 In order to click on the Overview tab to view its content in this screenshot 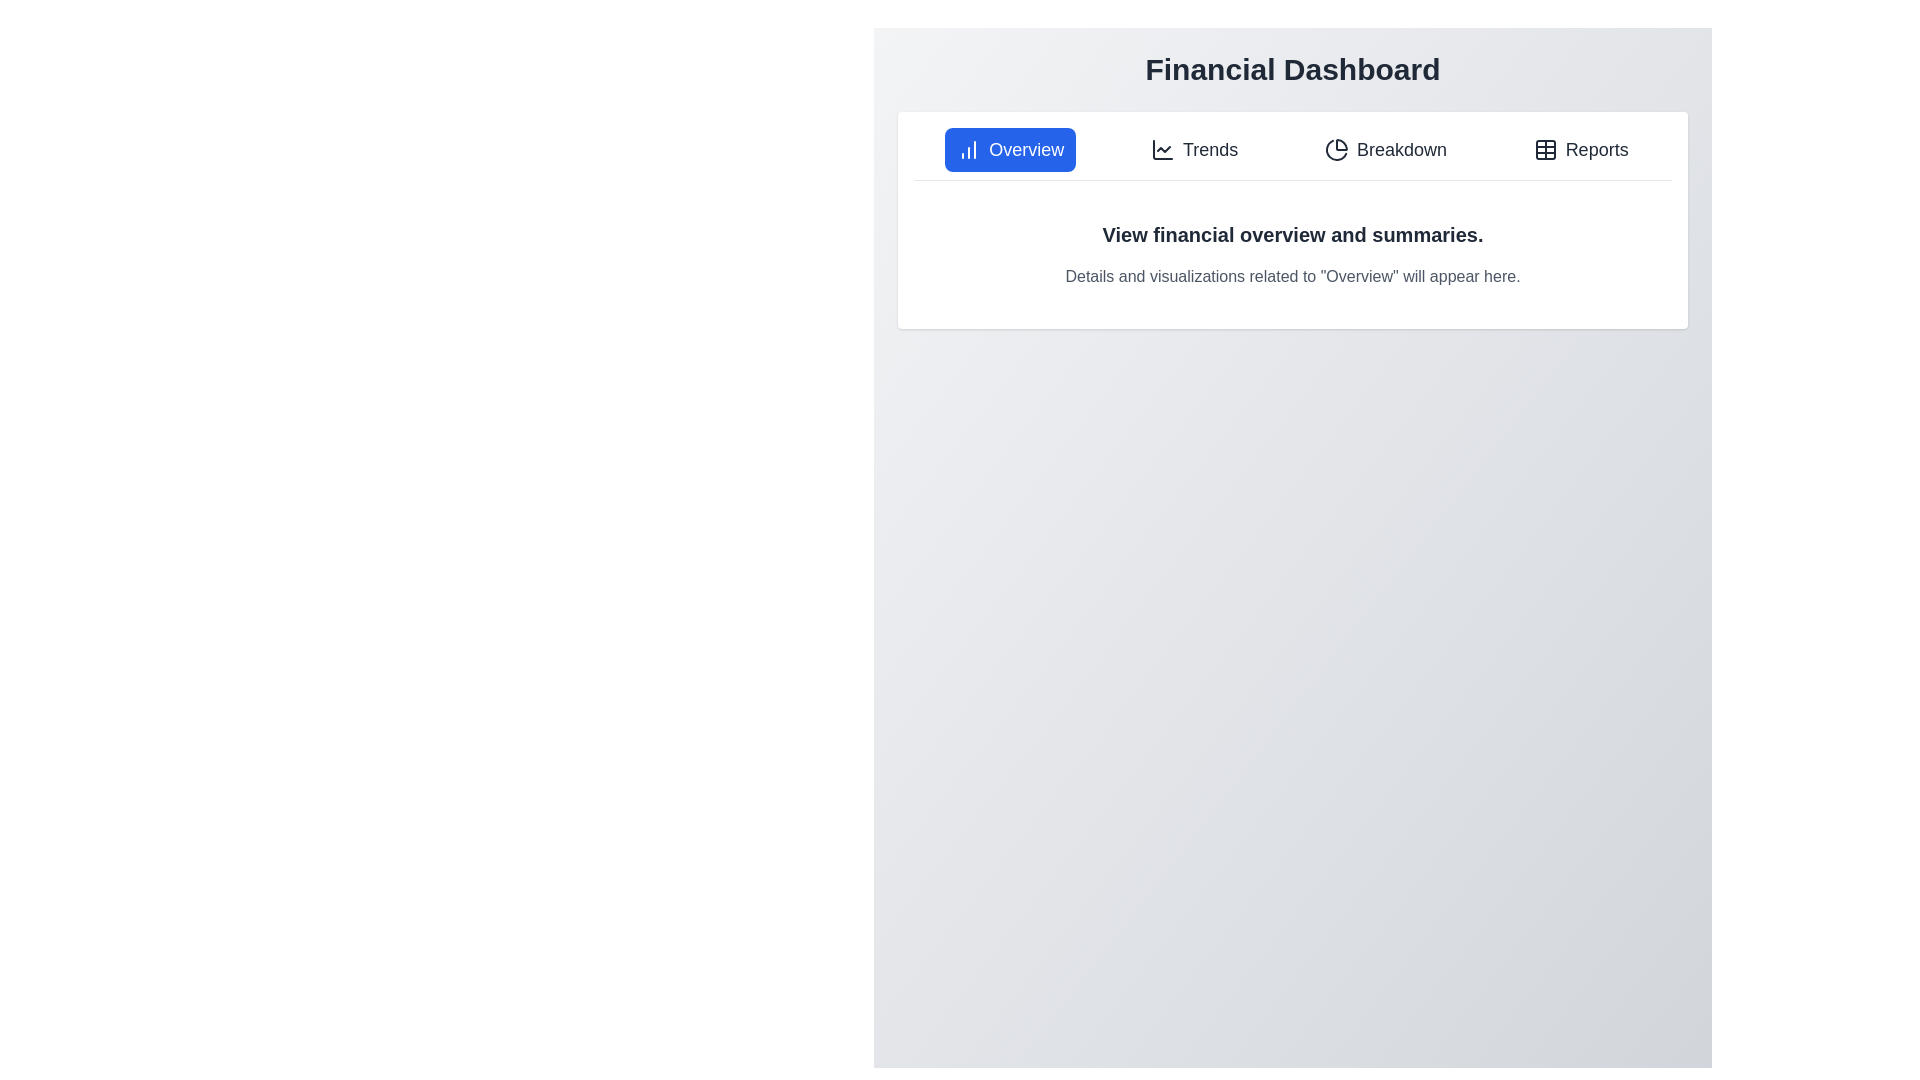, I will do `click(1010, 149)`.